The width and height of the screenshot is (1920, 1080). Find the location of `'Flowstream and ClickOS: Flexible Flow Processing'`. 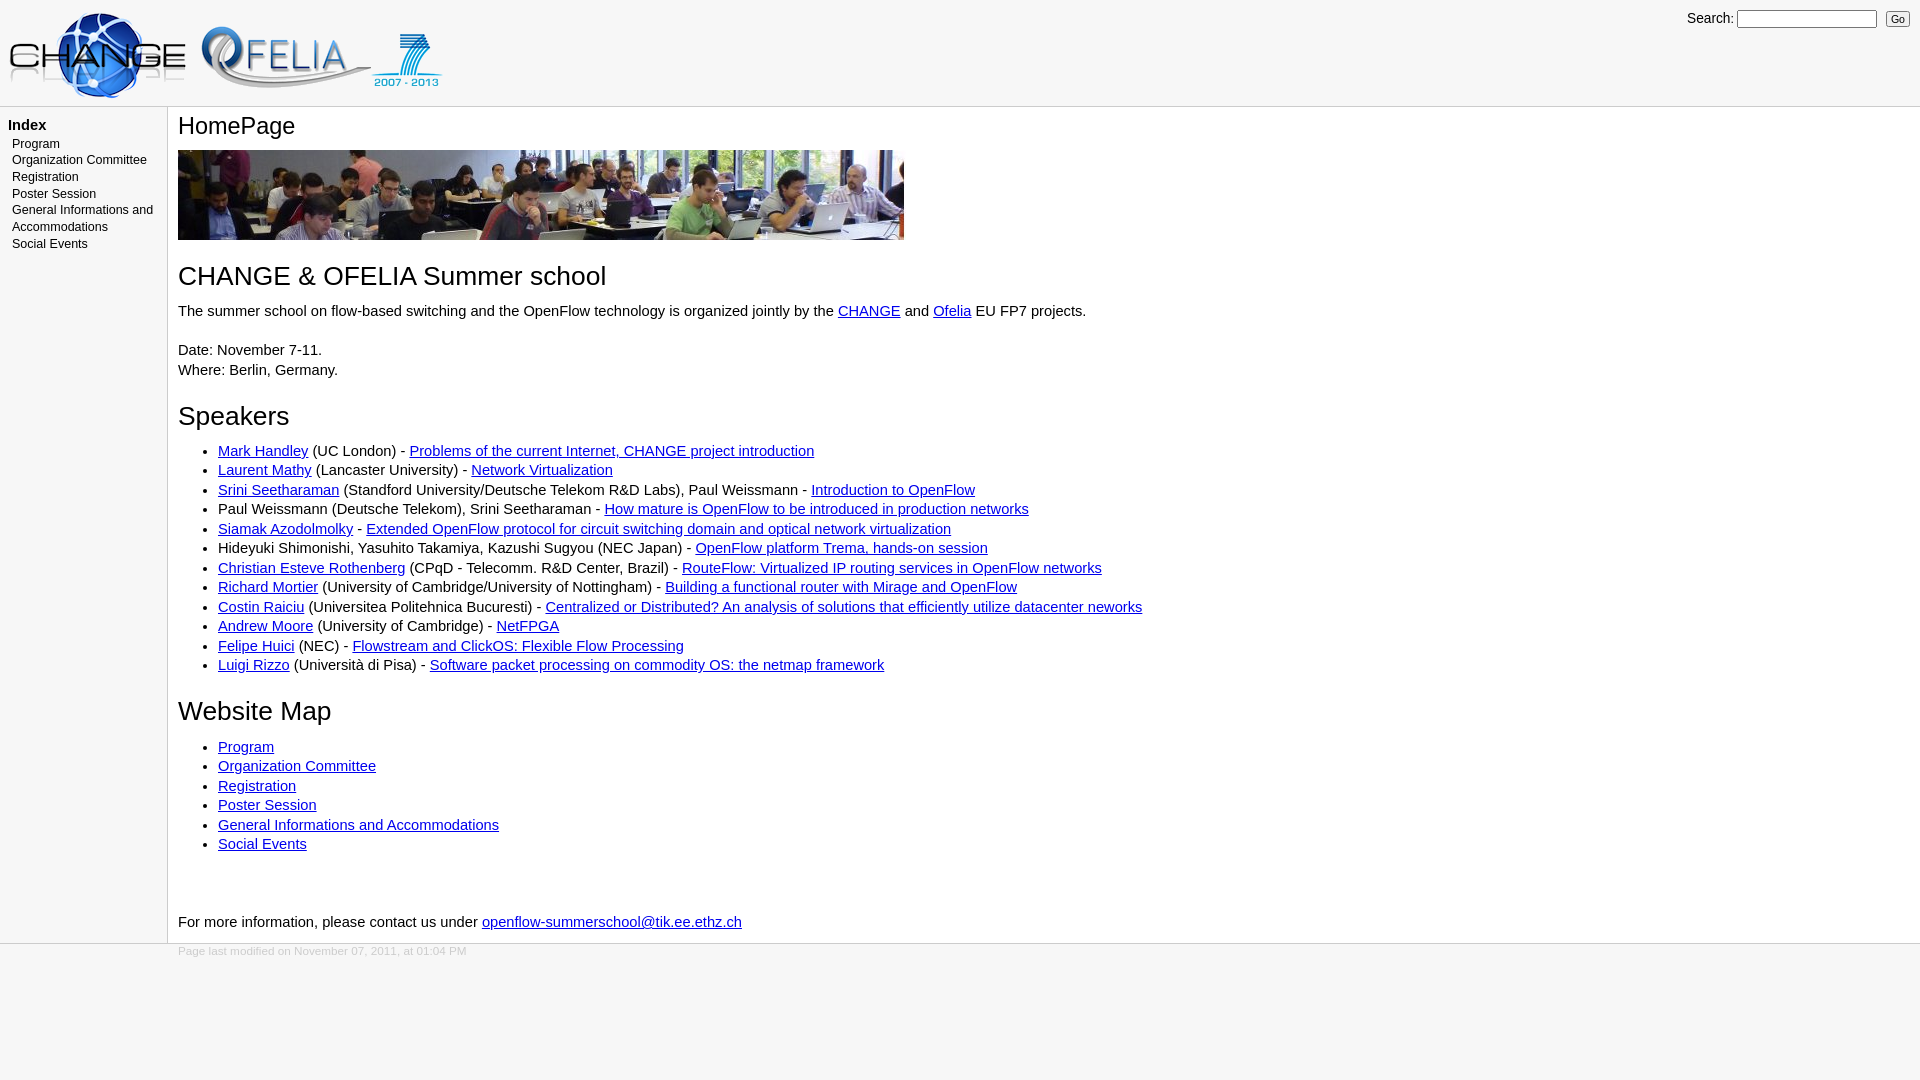

'Flowstream and ClickOS: Flexible Flow Processing' is located at coordinates (518, 645).